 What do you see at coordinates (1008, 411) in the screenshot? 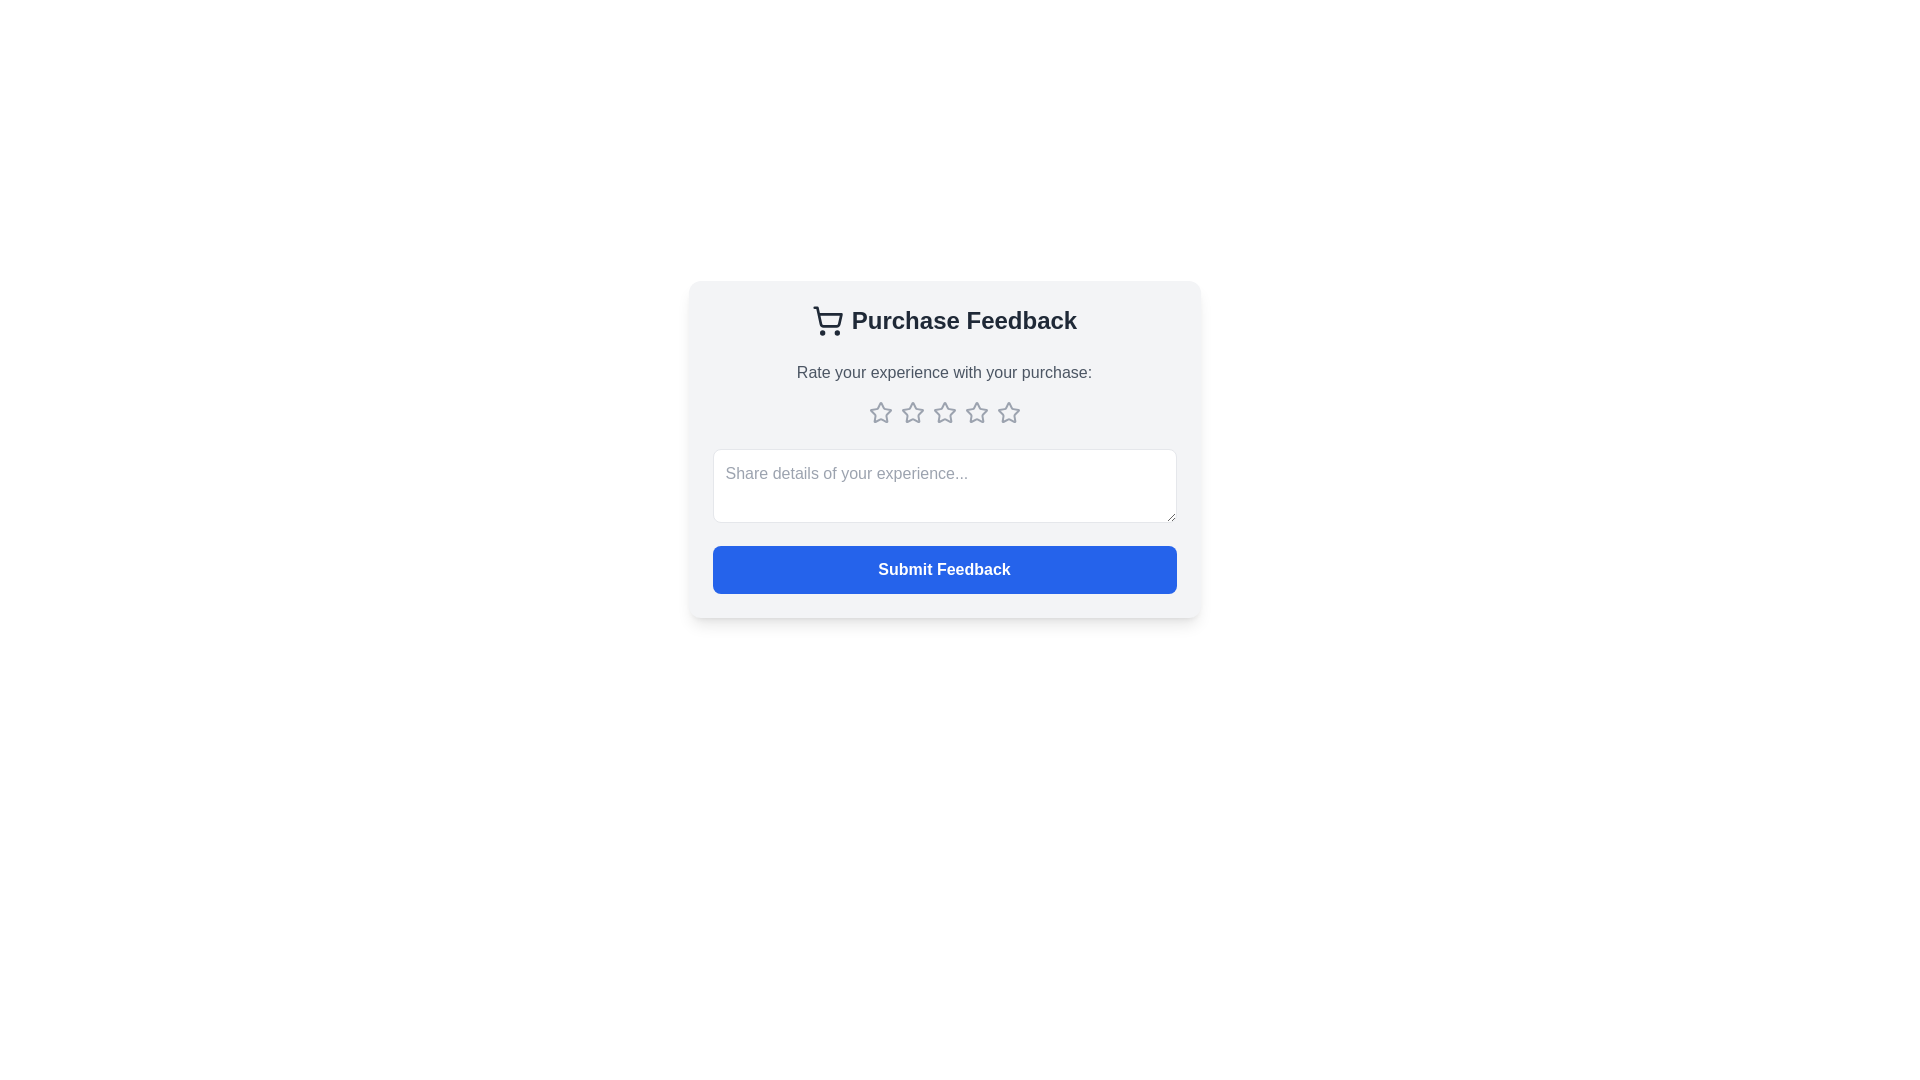
I see `the fifth star icon in the rating tool` at bounding box center [1008, 411].